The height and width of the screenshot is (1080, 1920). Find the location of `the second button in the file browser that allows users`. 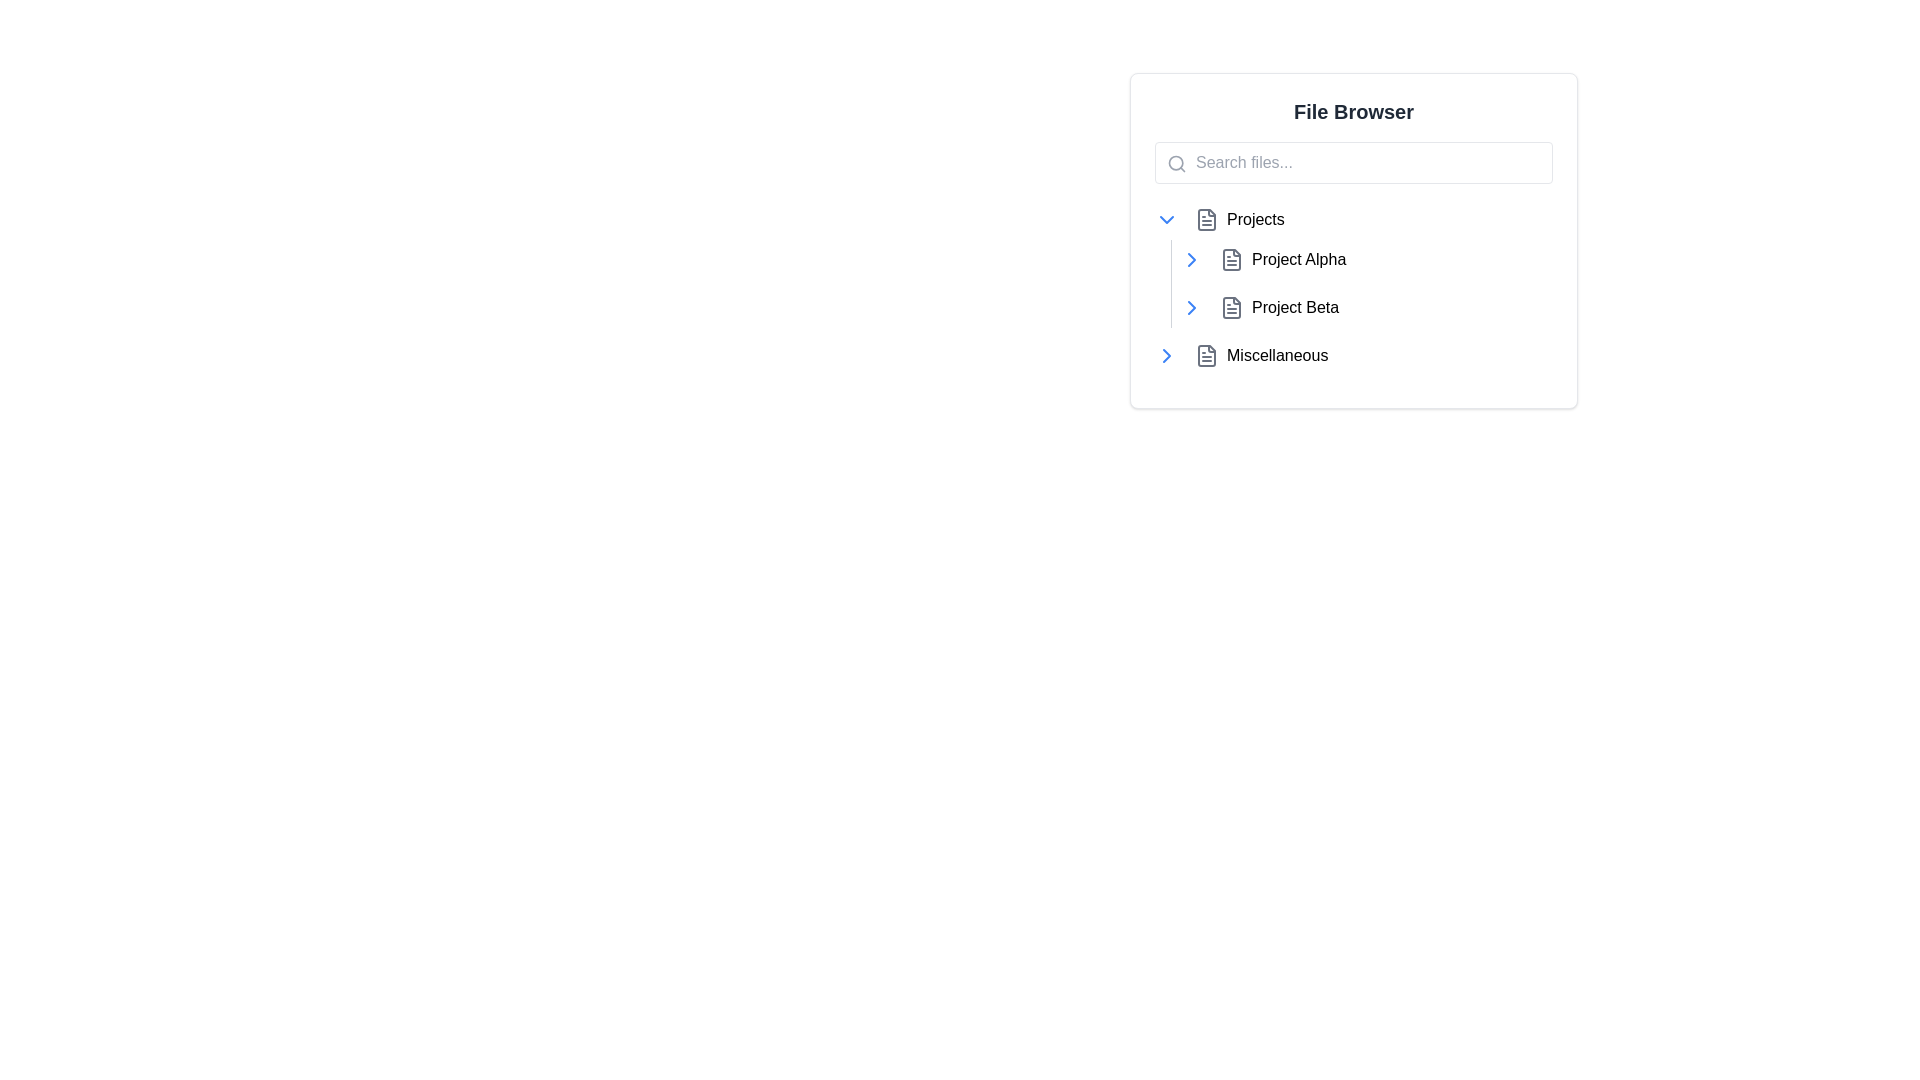

the second button in the file browser that allows users is located at coordinates (1277, 308).